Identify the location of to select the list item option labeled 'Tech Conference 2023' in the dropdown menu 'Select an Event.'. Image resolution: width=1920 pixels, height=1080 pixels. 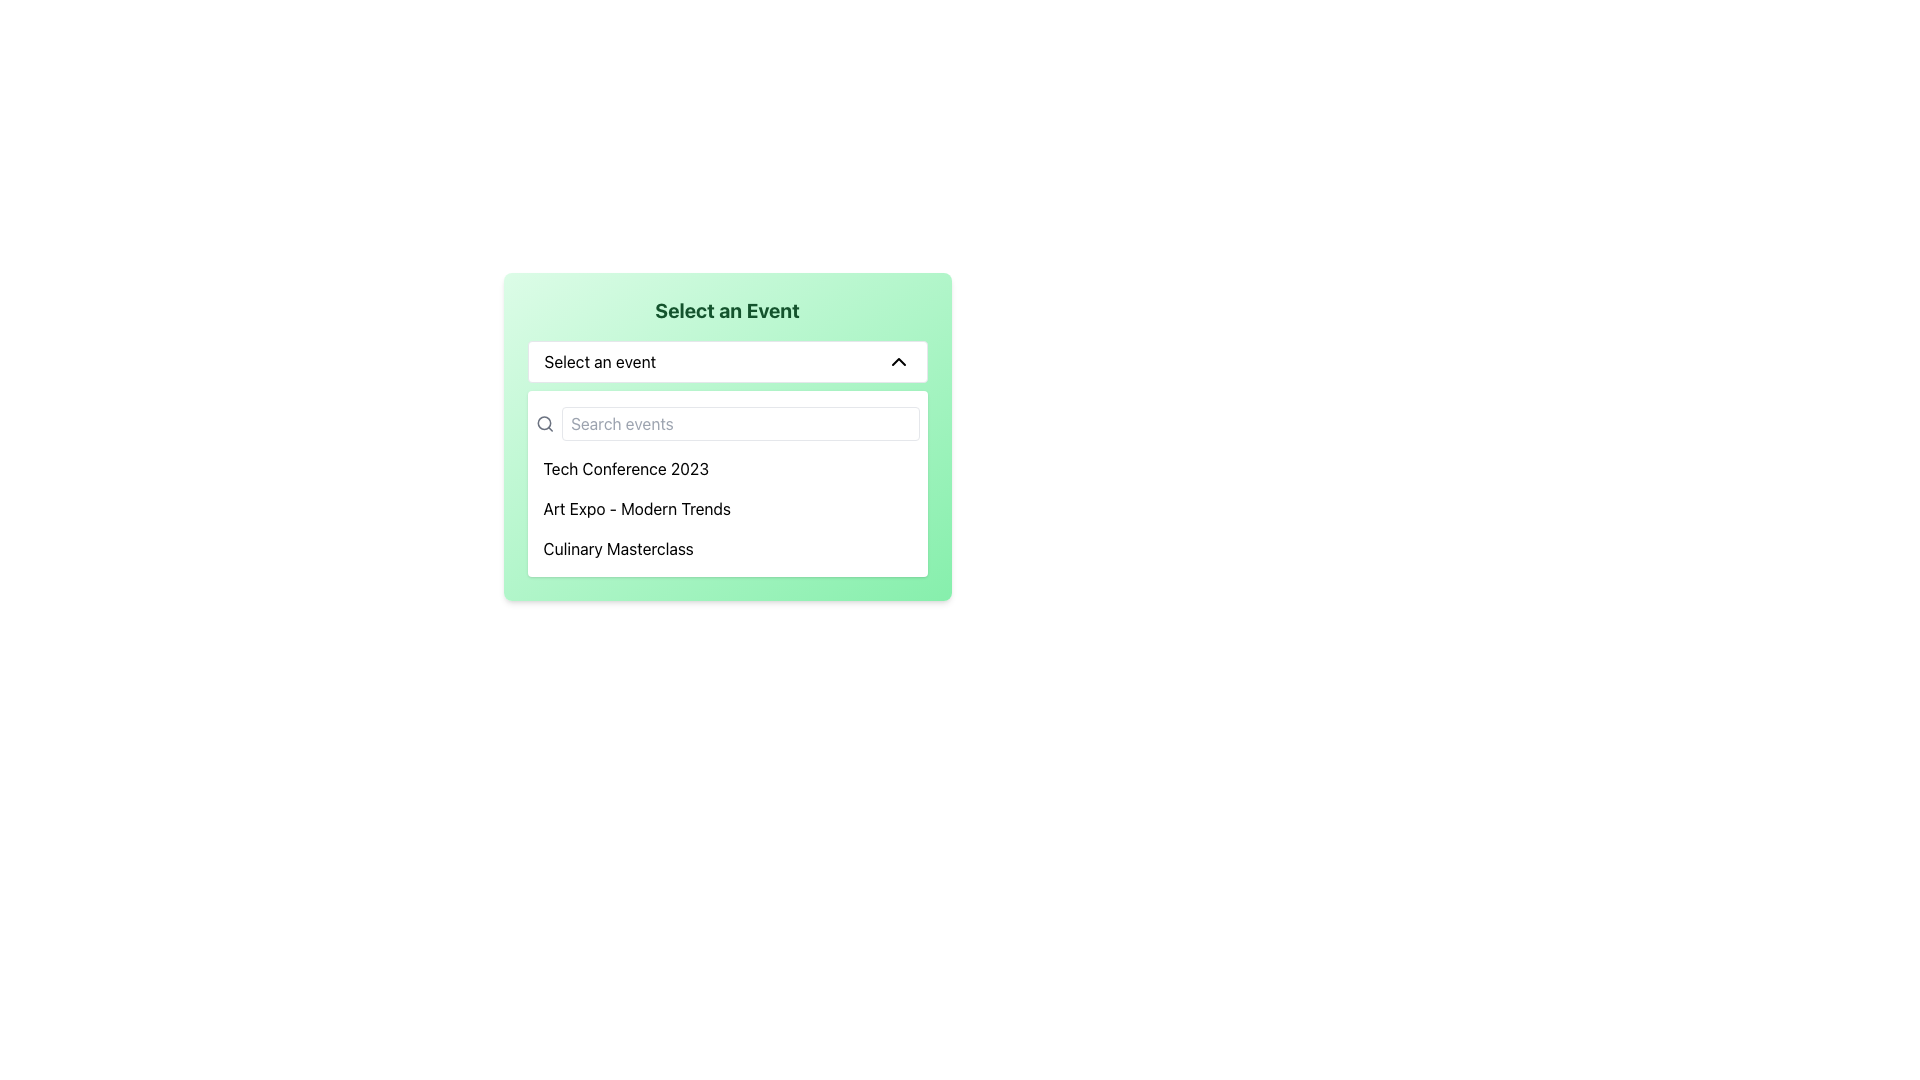
(624, 469).